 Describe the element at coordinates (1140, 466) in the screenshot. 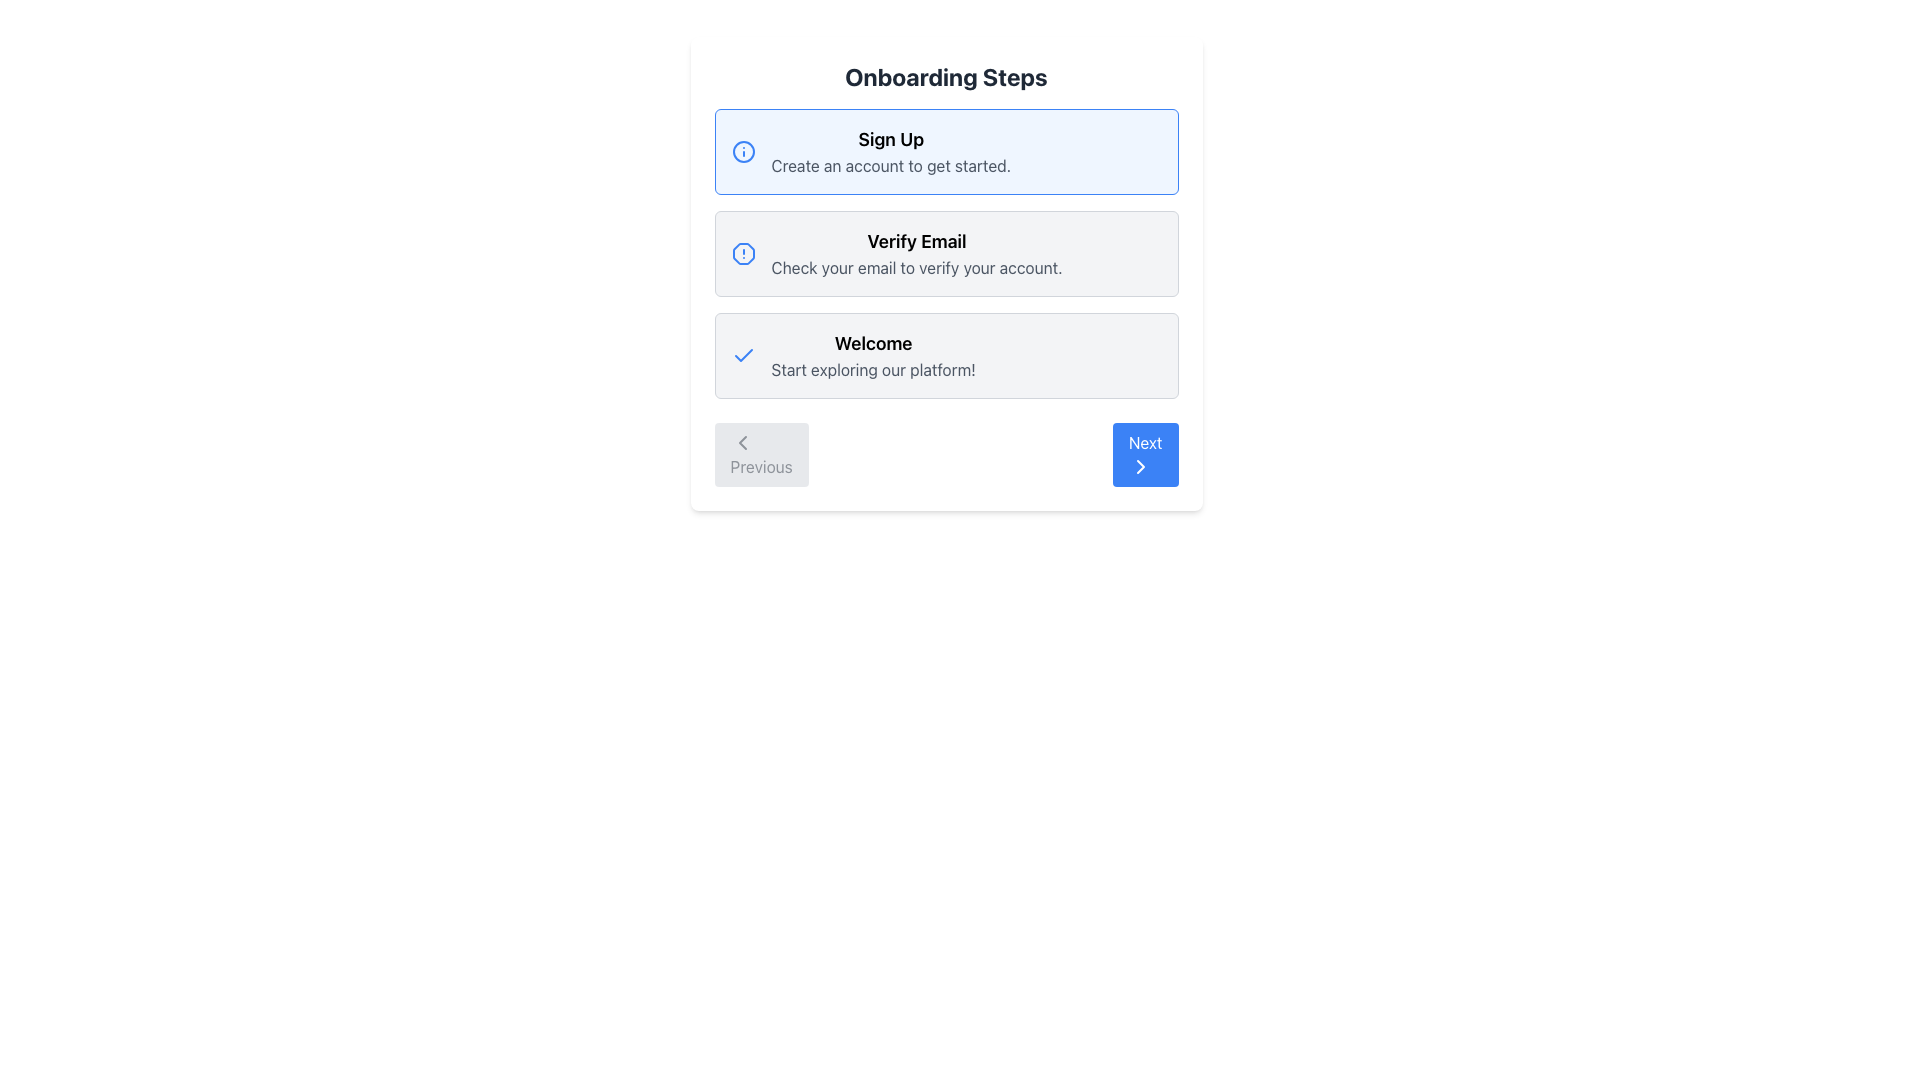

I see `the 'Next' button containing the right chevron arrow icon for keyboard navigation accessibility` at that location.